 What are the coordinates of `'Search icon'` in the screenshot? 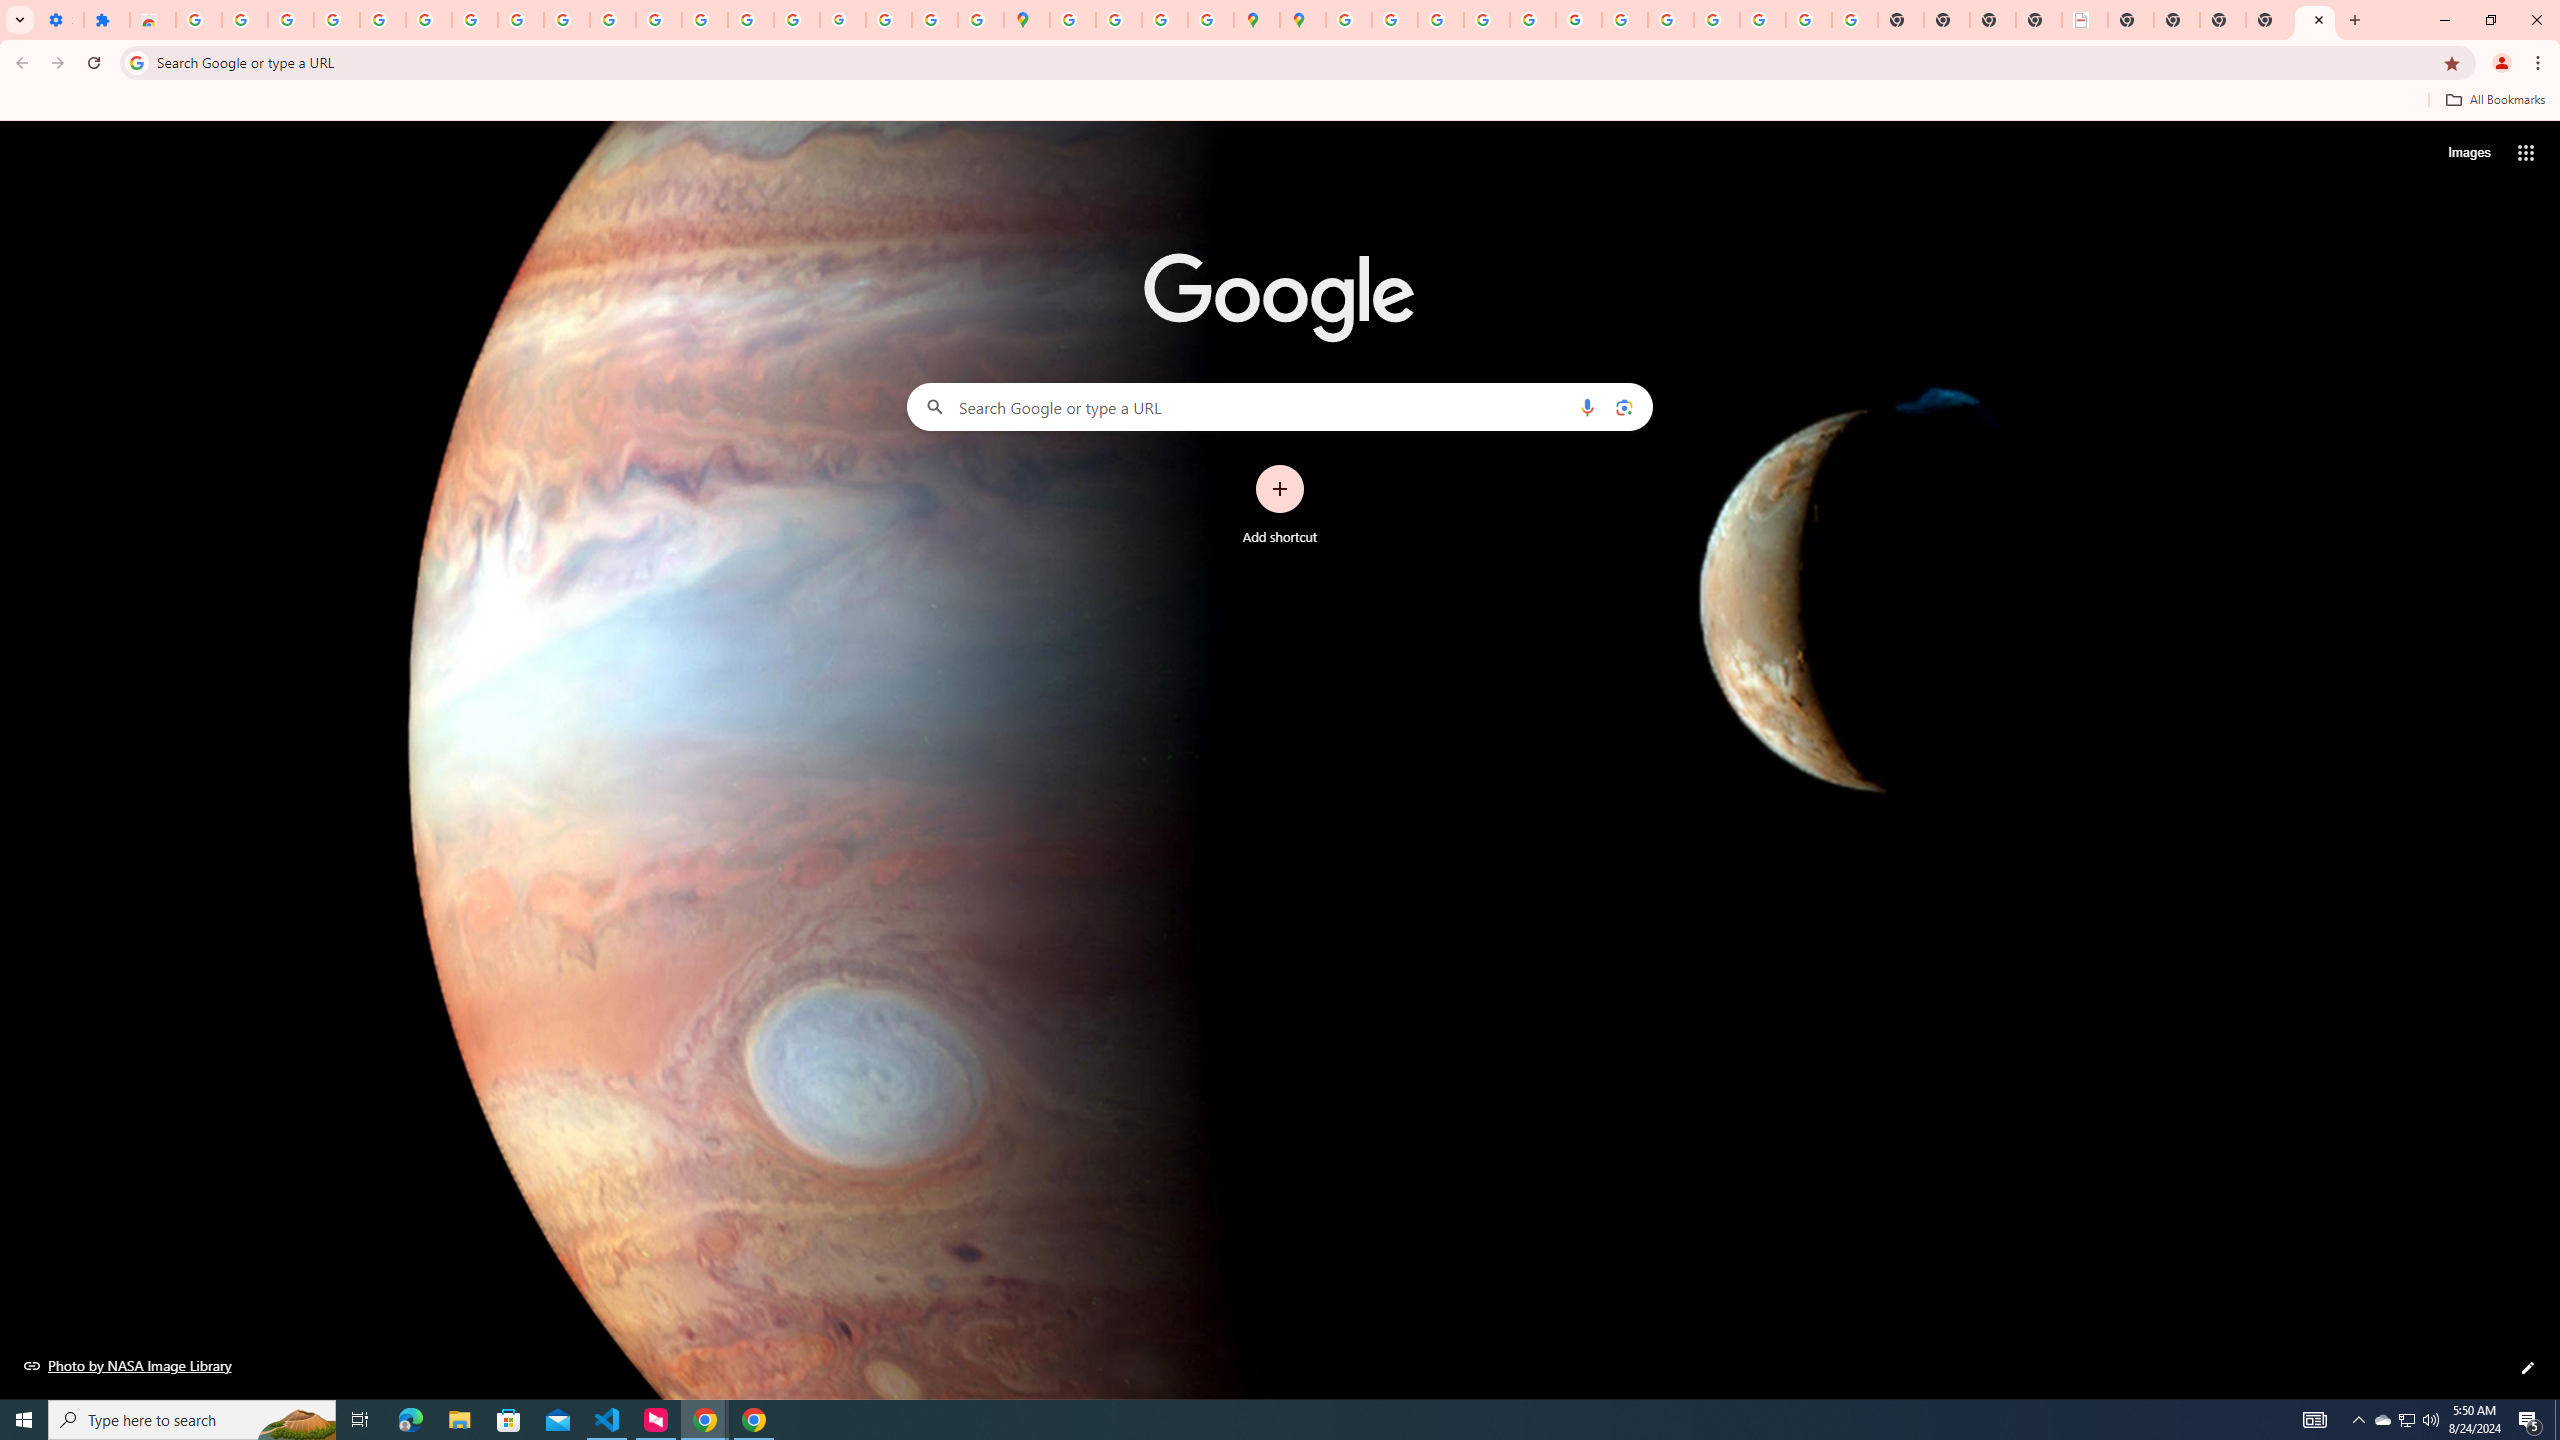 It's located at (135, 61).